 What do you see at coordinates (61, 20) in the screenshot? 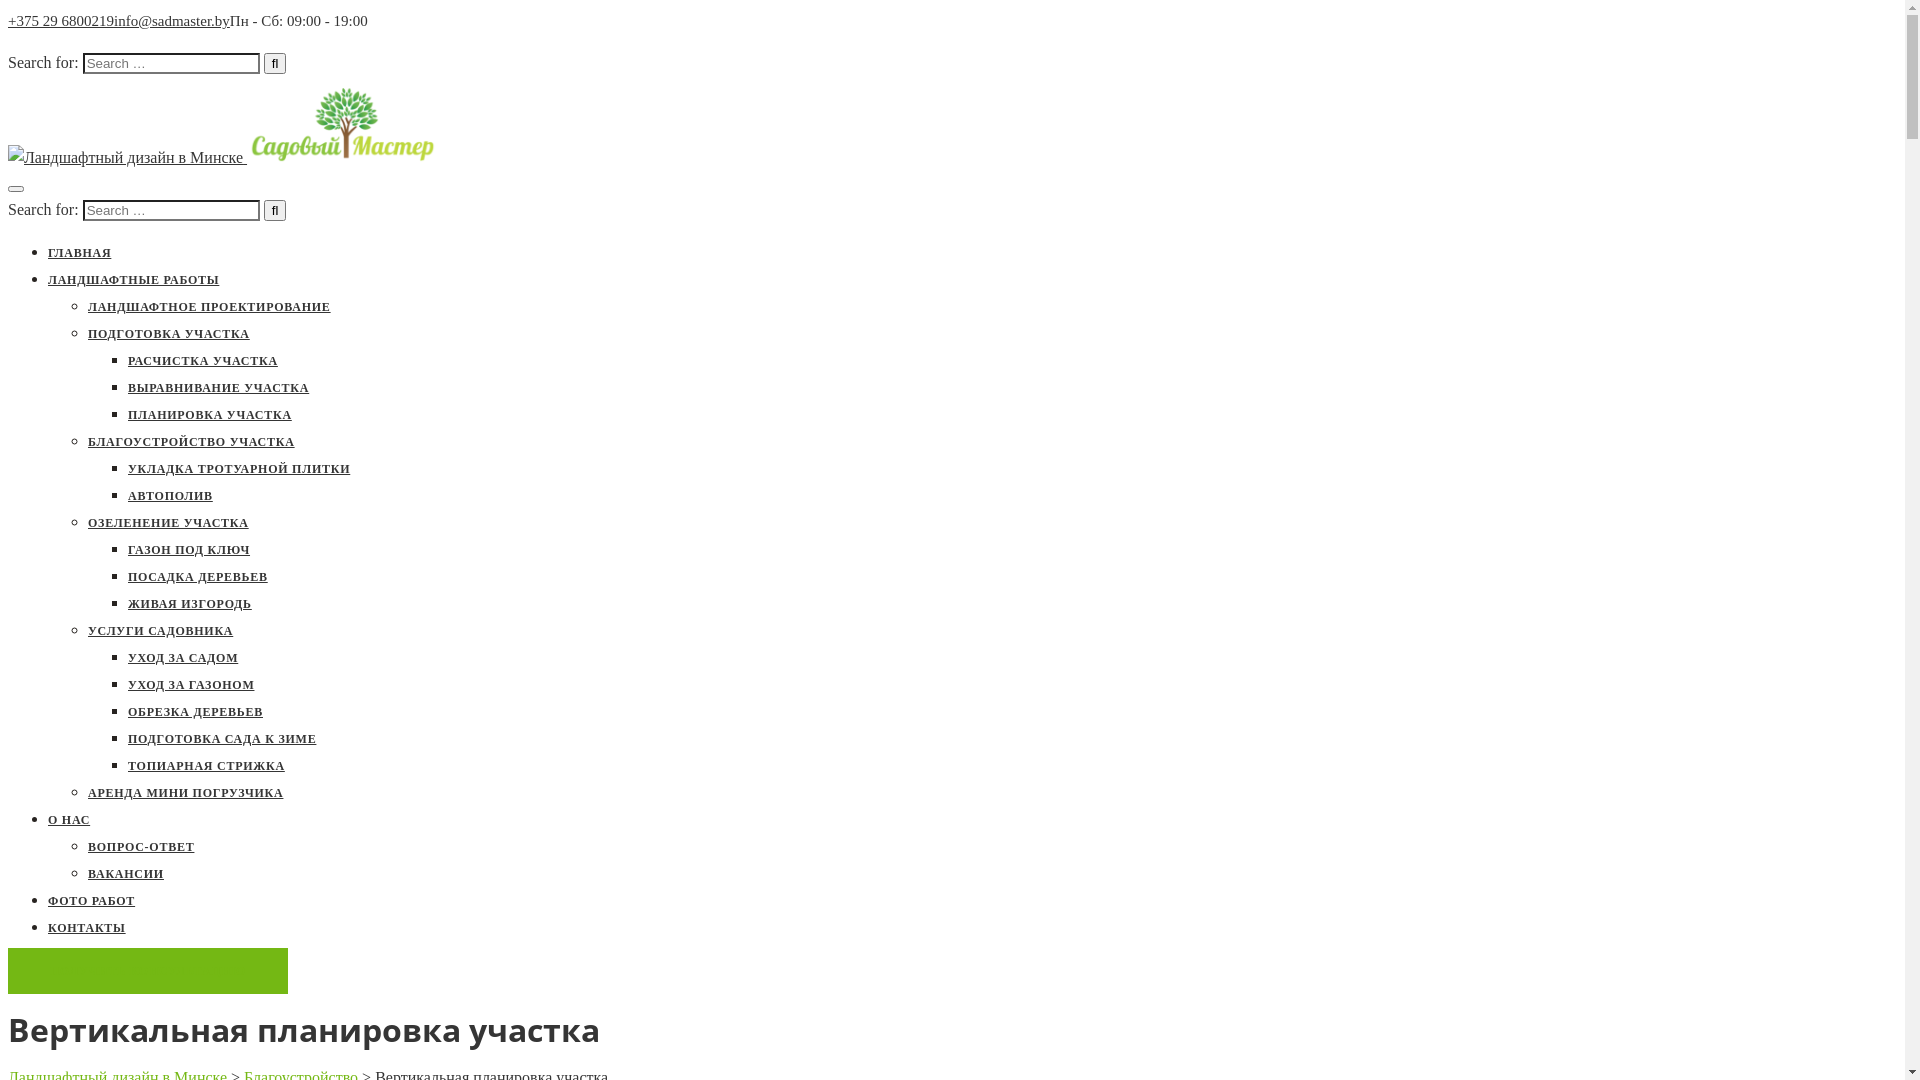
I see `'+375 29 6800219'` at bounding box center [61, 20].